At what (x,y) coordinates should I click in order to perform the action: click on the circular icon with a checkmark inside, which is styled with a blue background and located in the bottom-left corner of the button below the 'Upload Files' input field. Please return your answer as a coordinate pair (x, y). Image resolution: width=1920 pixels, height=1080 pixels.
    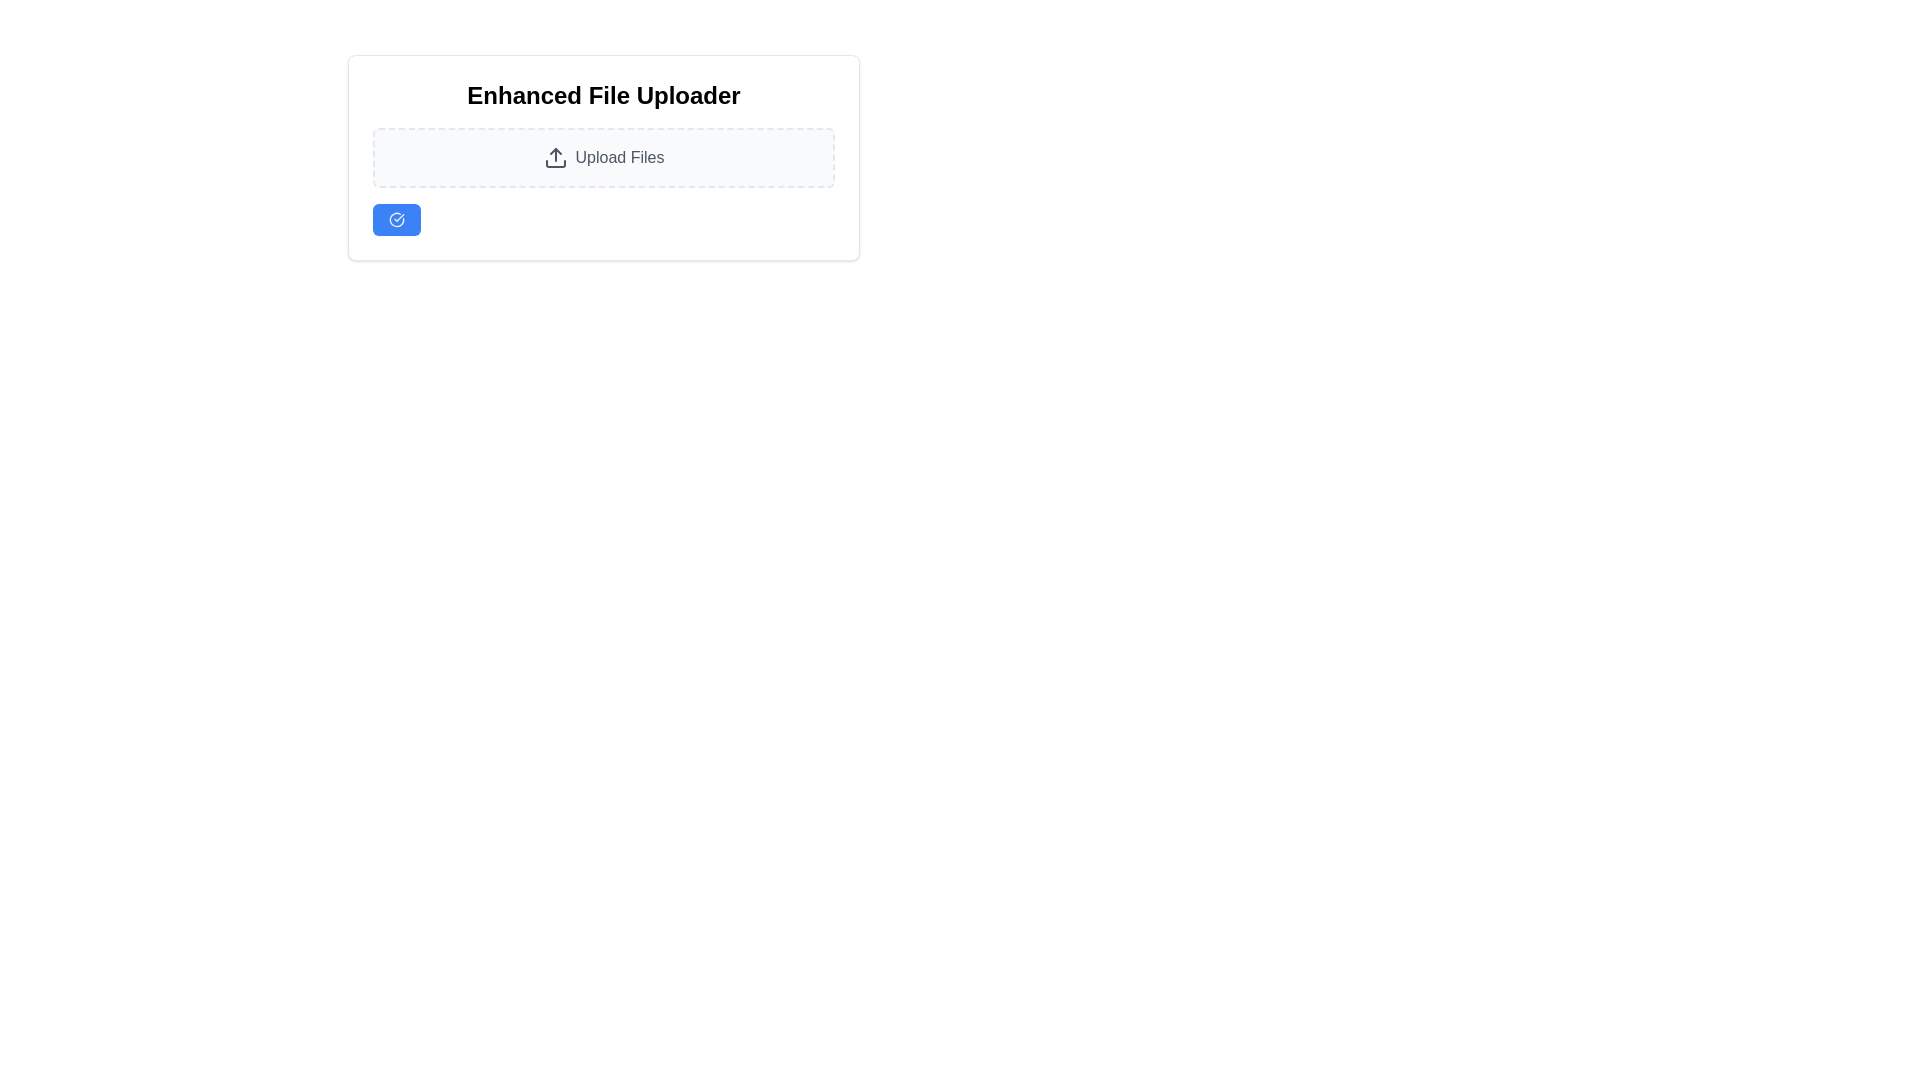
    Looking at the image, I should click on (397, 219).